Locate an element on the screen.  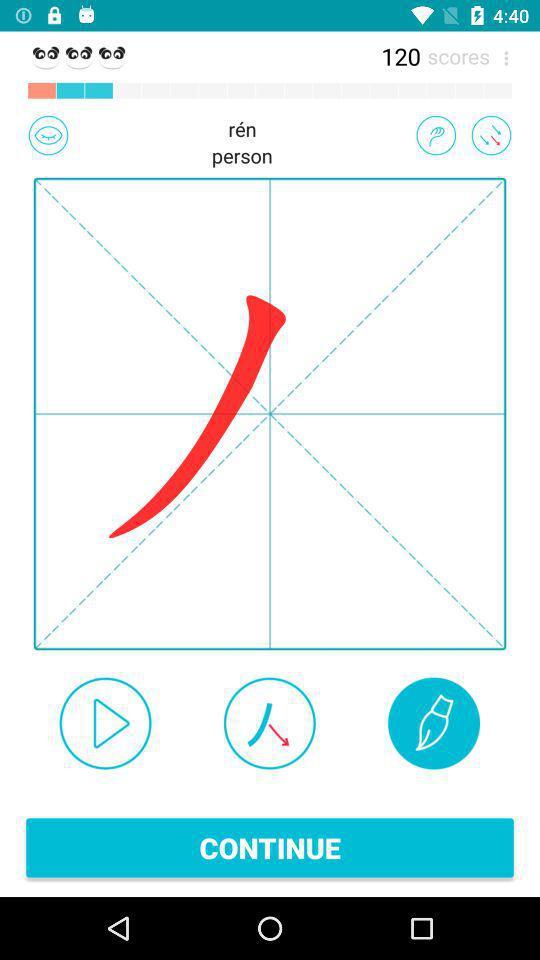
the icon above the continue is located at coordinates (269, 722).